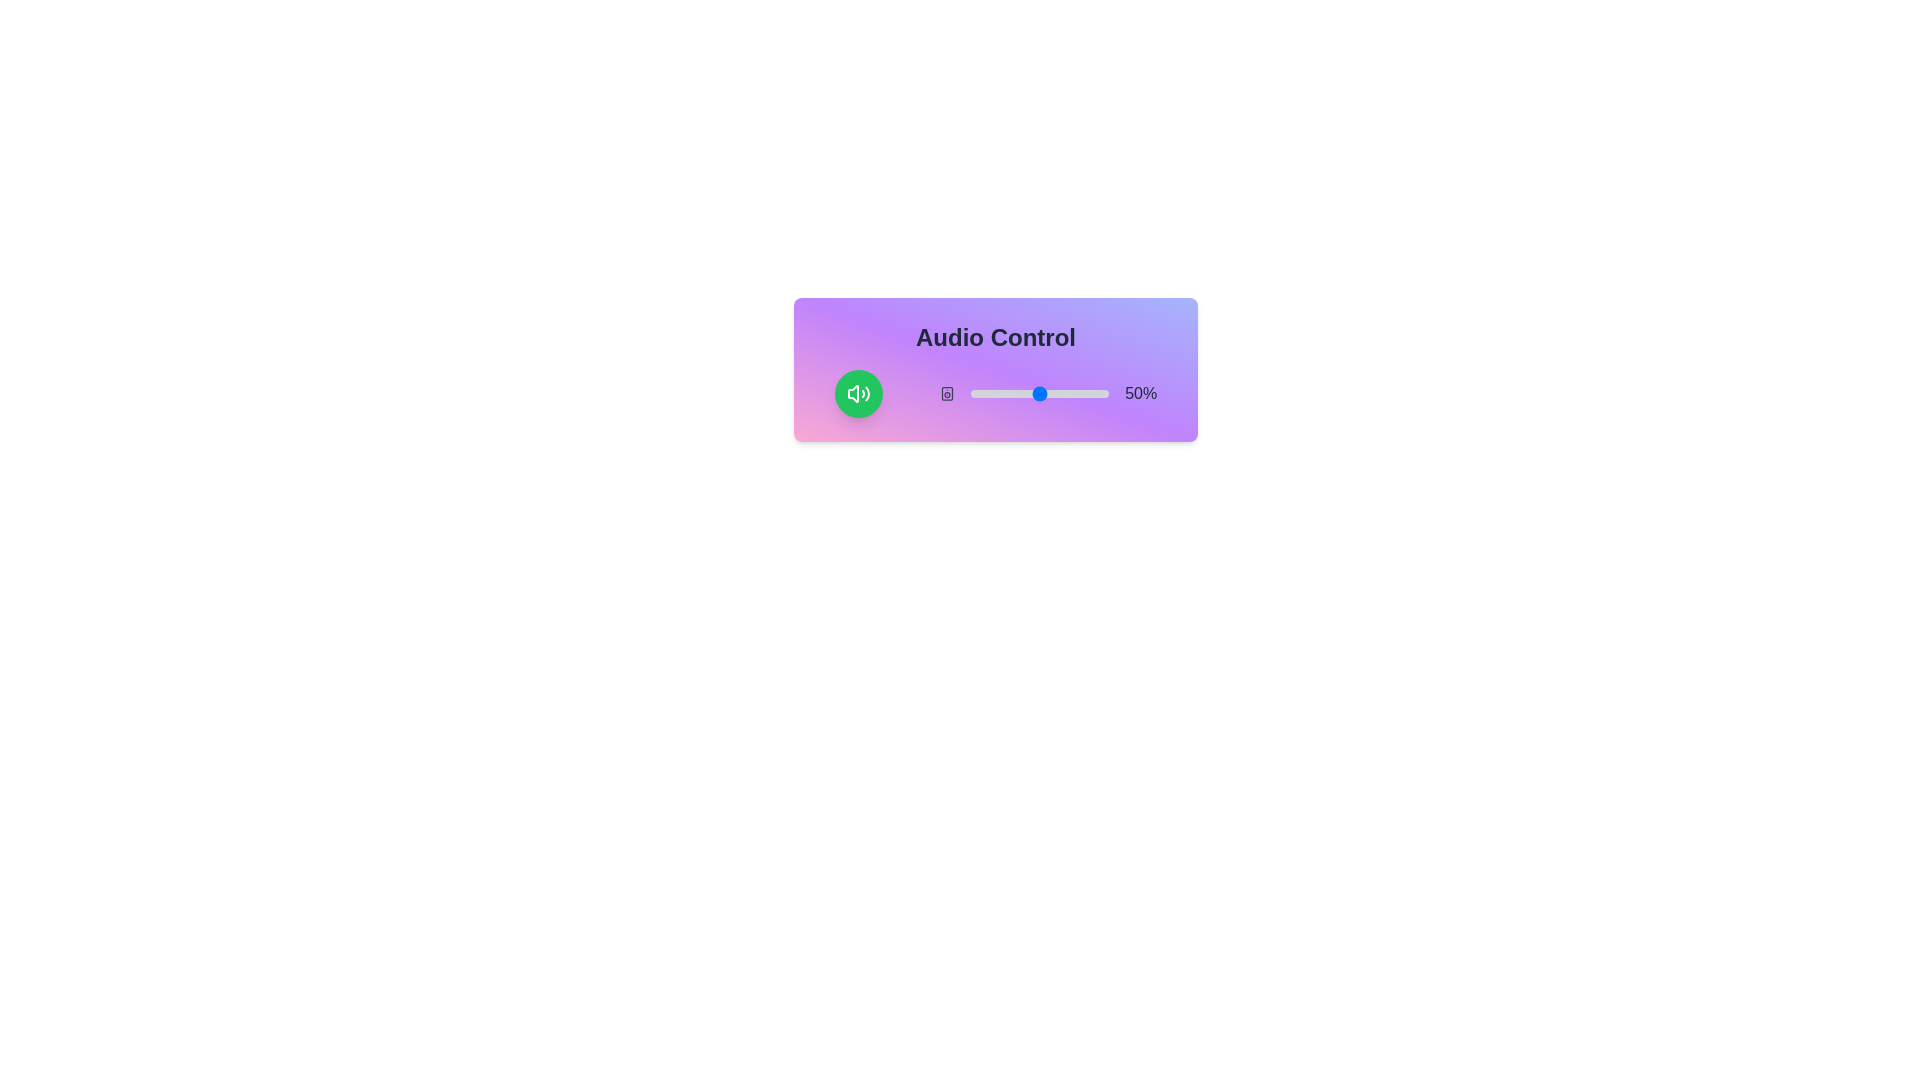 This screenshot has width=1920, height=1080. Describe the element at coordinates (1030, 393) in the screenshot. I see `the volume slider to 43%` at that location.